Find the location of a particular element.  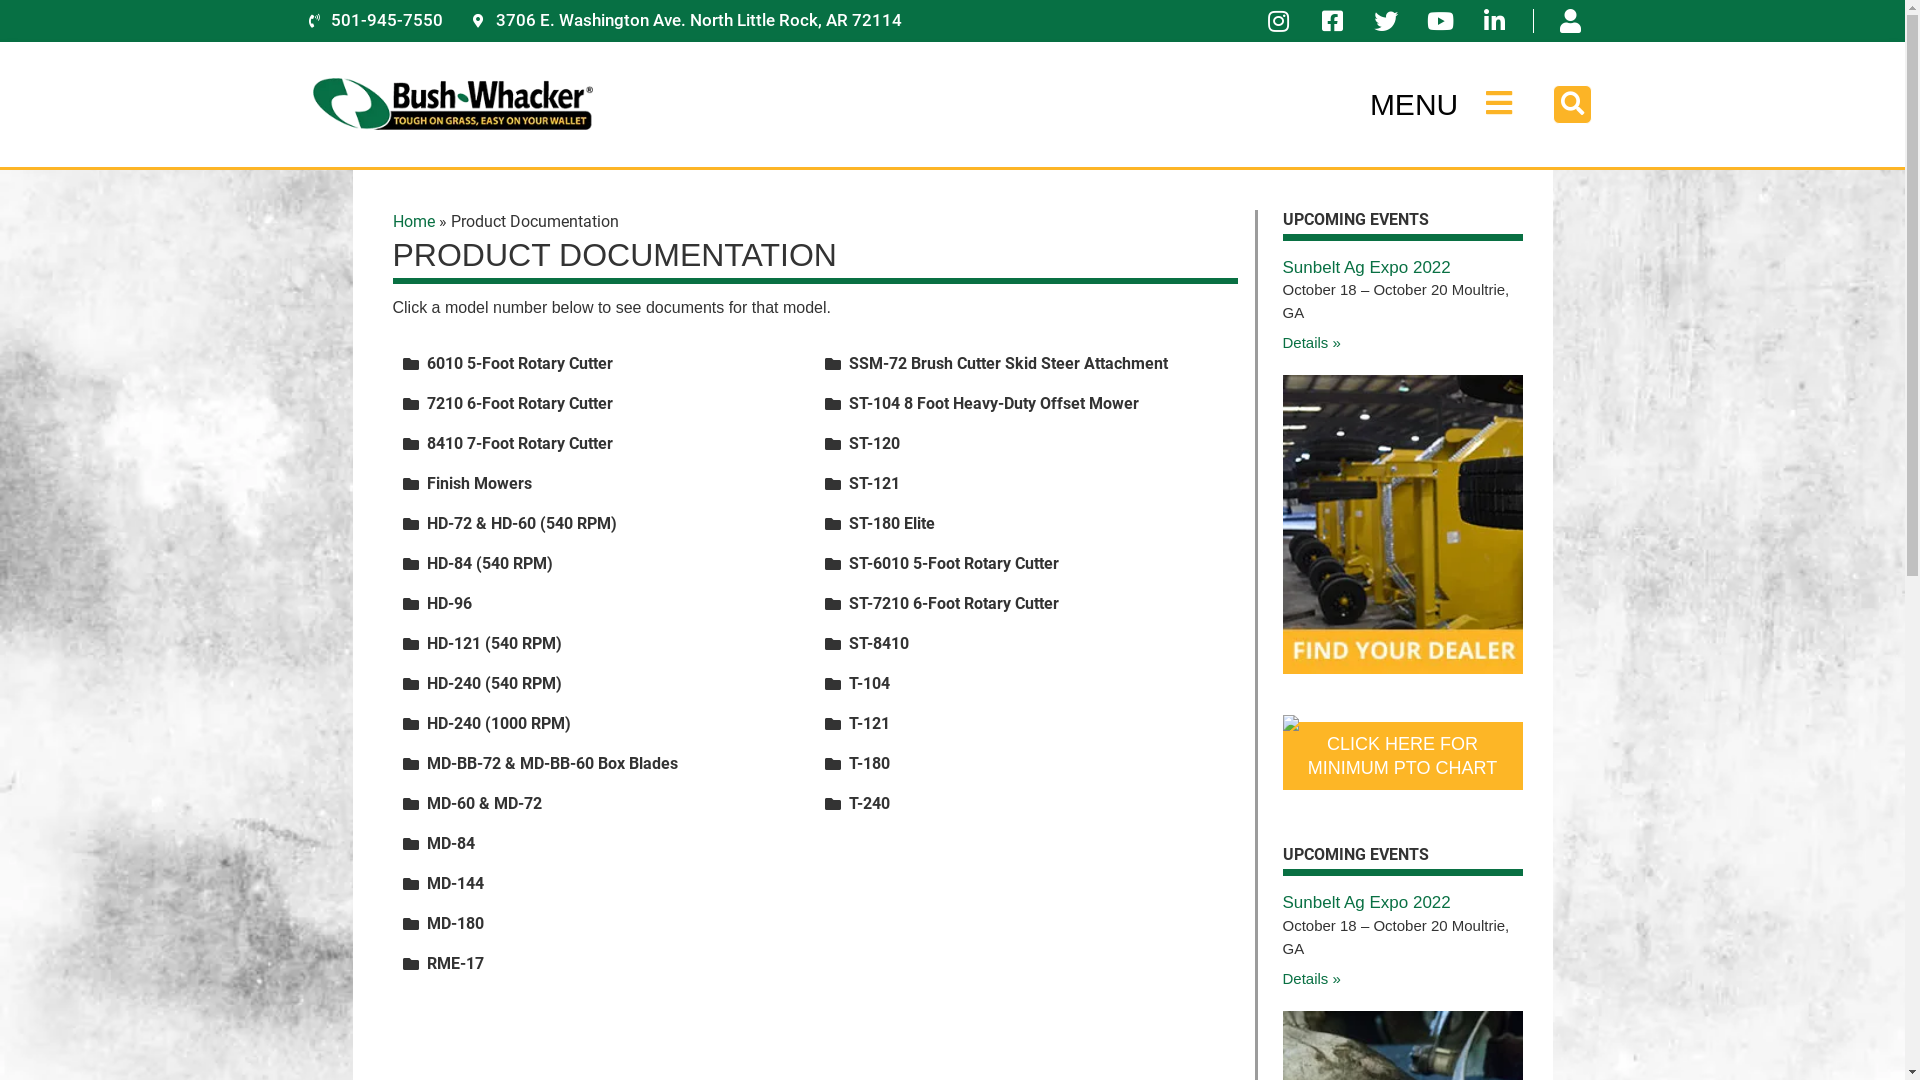

'ST-104 8 Foot Heavy-Duty Offset Mower' is located at coordinates (849, 403).